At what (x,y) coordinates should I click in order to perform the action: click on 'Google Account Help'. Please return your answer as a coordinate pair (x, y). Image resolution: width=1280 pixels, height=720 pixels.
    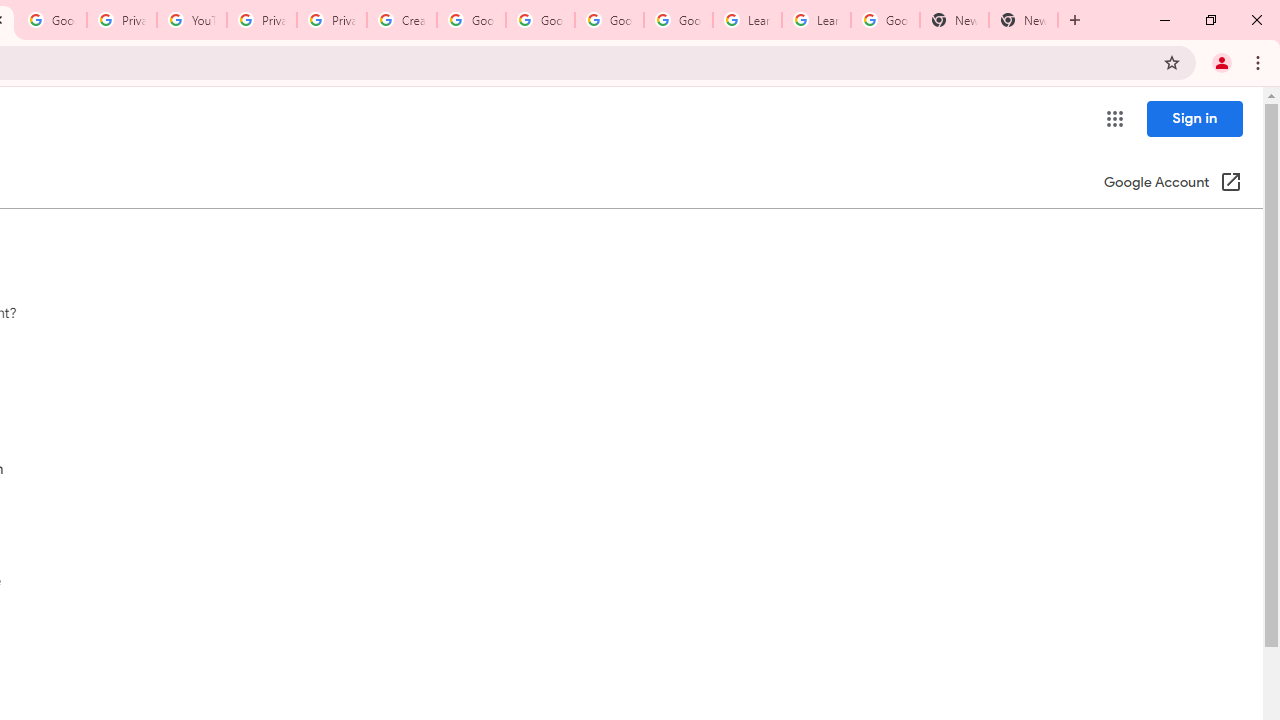
    Looking at the image, I should click on (470, 20).